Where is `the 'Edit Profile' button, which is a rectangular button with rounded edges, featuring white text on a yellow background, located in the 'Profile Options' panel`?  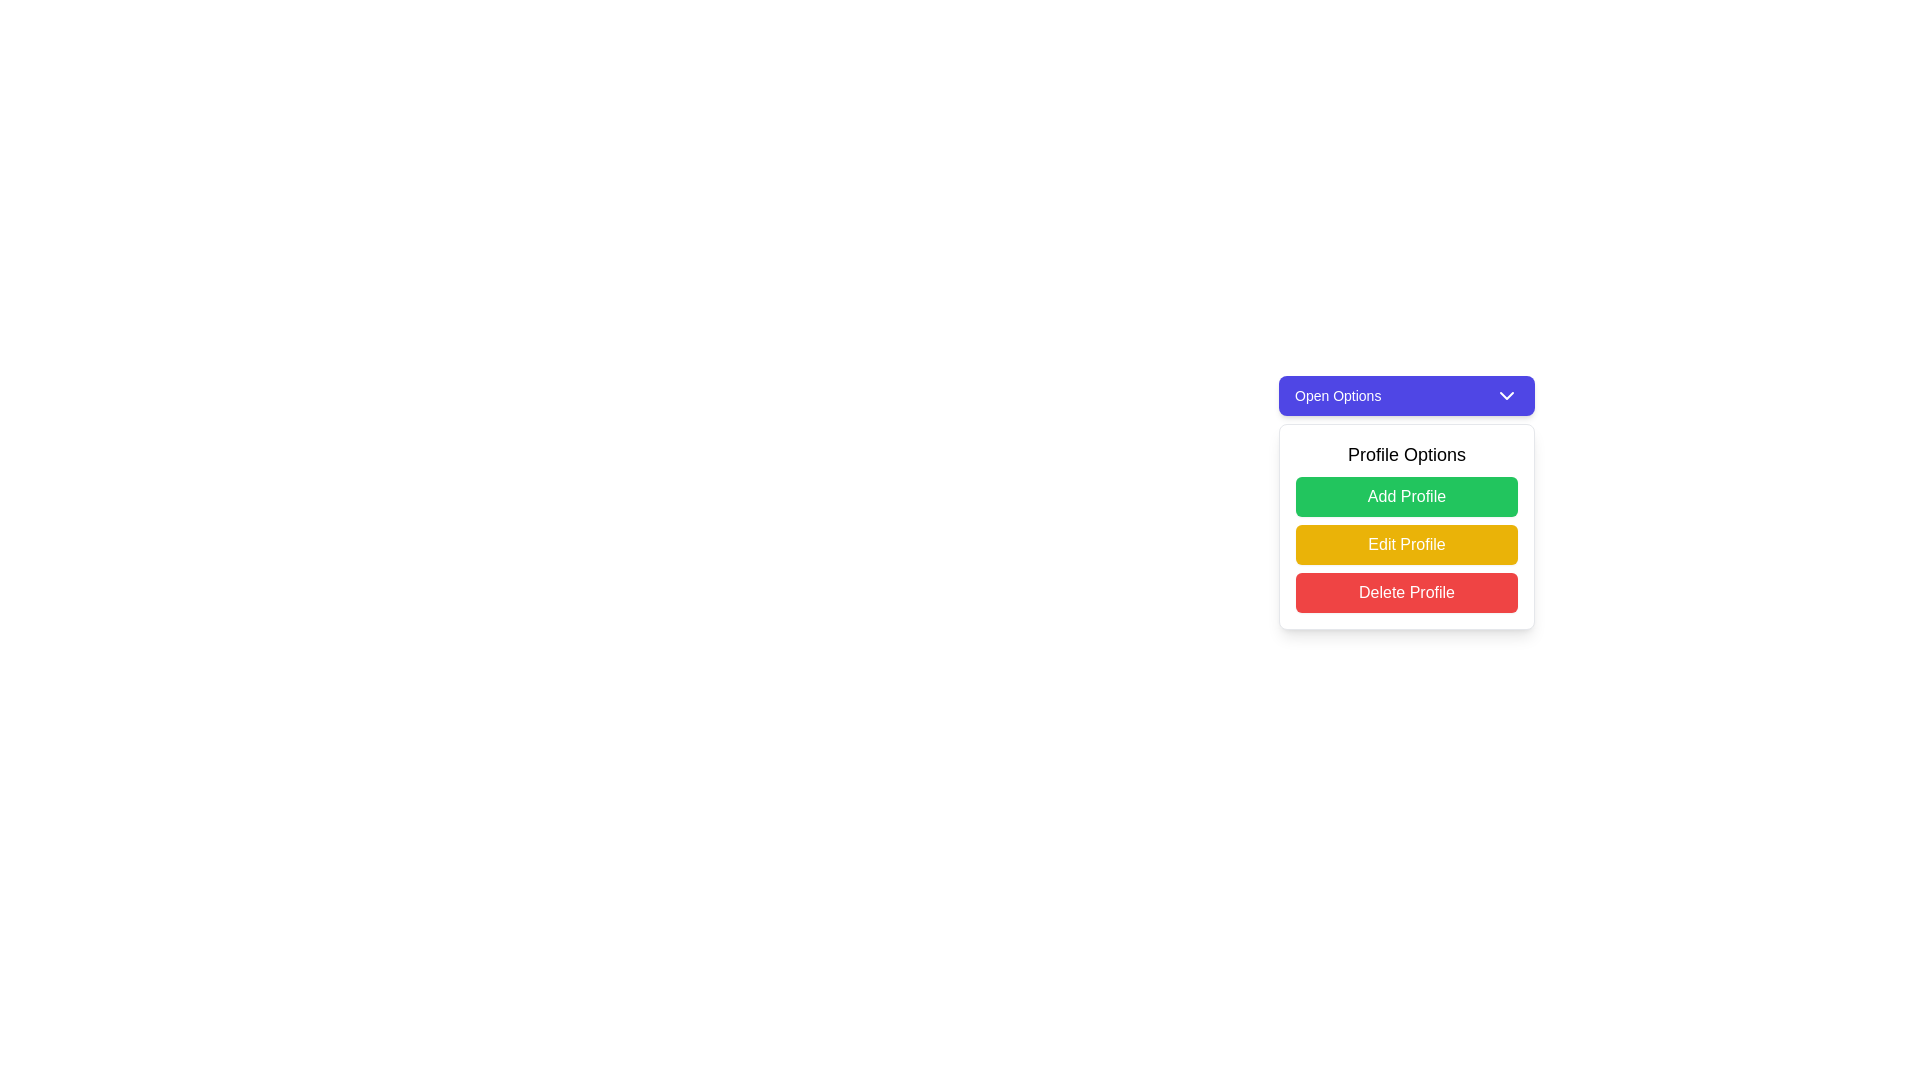
the 'Edit Profile' button, which is a rectangular button with rounded edges, featuring white text on a yellow background, located in the 'Profile Options' panel is located at coordinates (1405, 544).